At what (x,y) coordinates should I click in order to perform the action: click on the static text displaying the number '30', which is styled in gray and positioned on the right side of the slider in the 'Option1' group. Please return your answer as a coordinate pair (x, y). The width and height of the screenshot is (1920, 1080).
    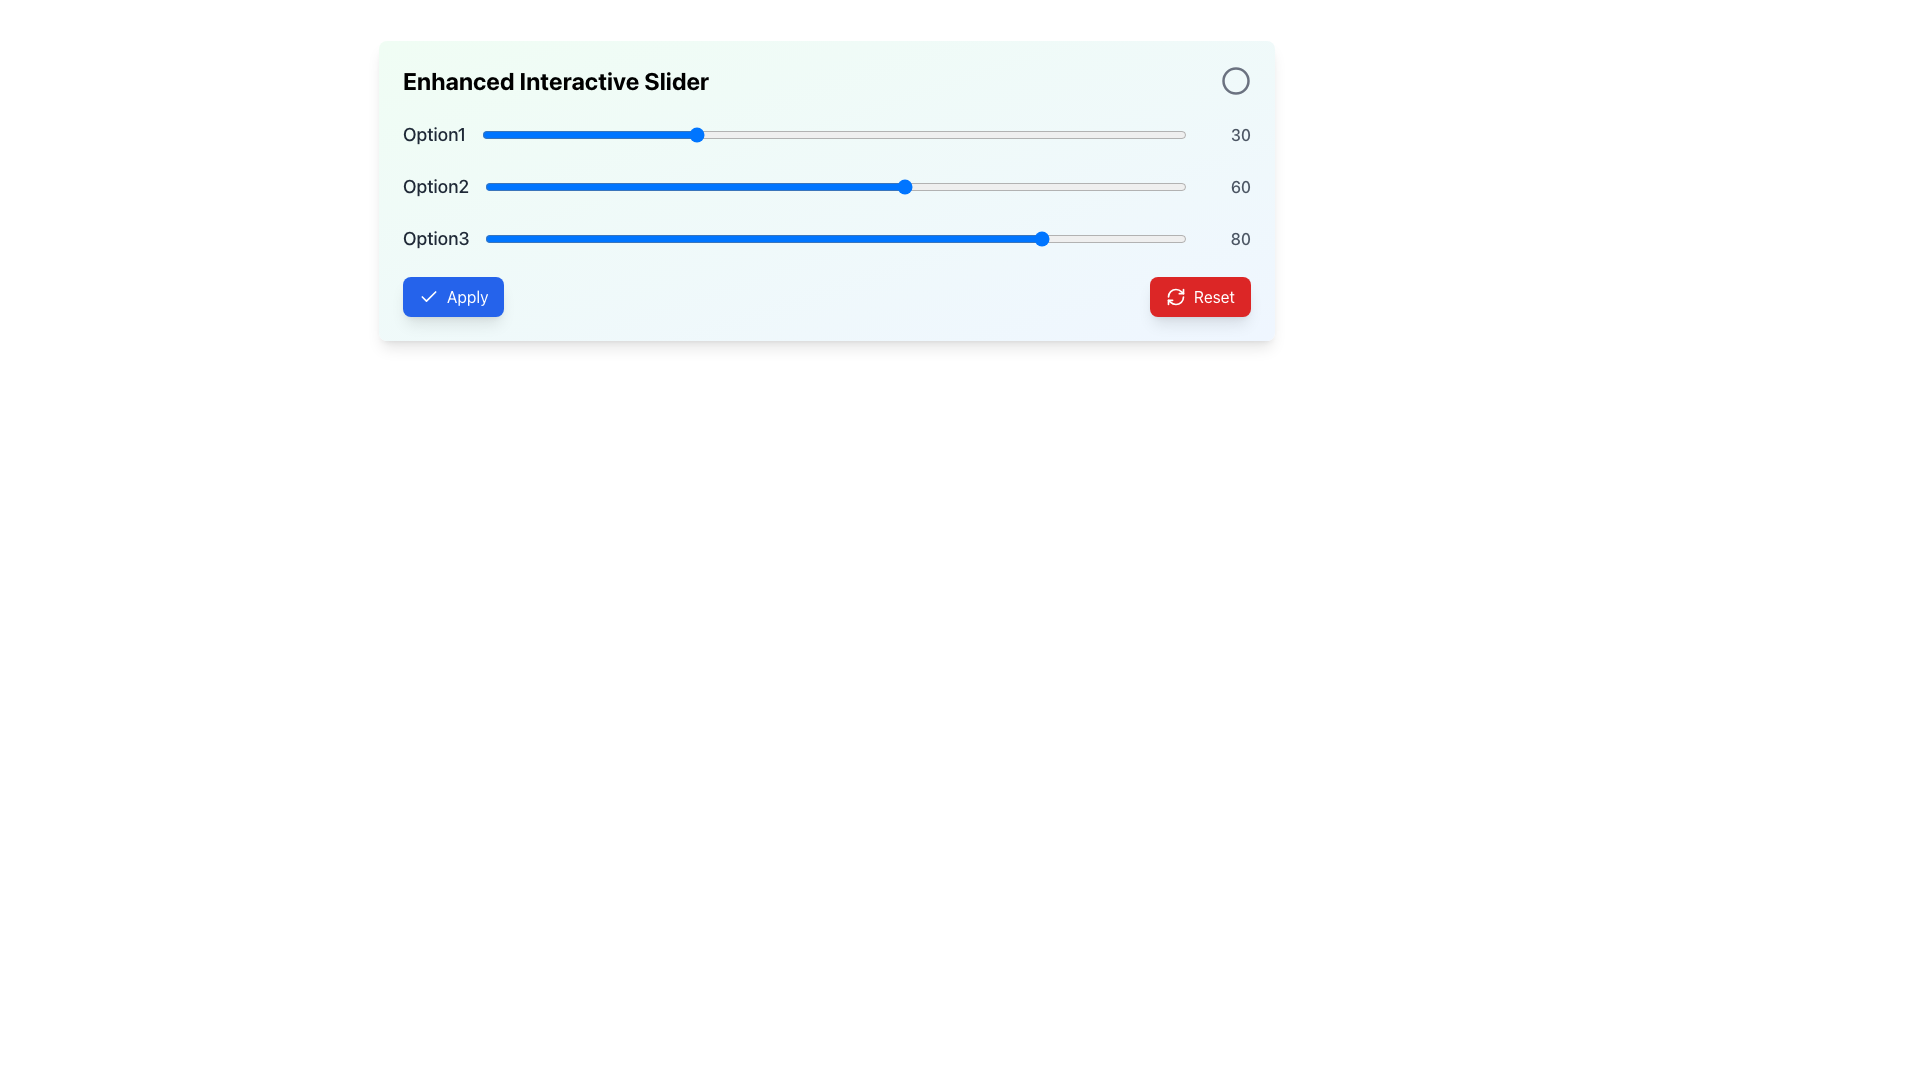
    Looking at the image, I should click on (1226, 135).